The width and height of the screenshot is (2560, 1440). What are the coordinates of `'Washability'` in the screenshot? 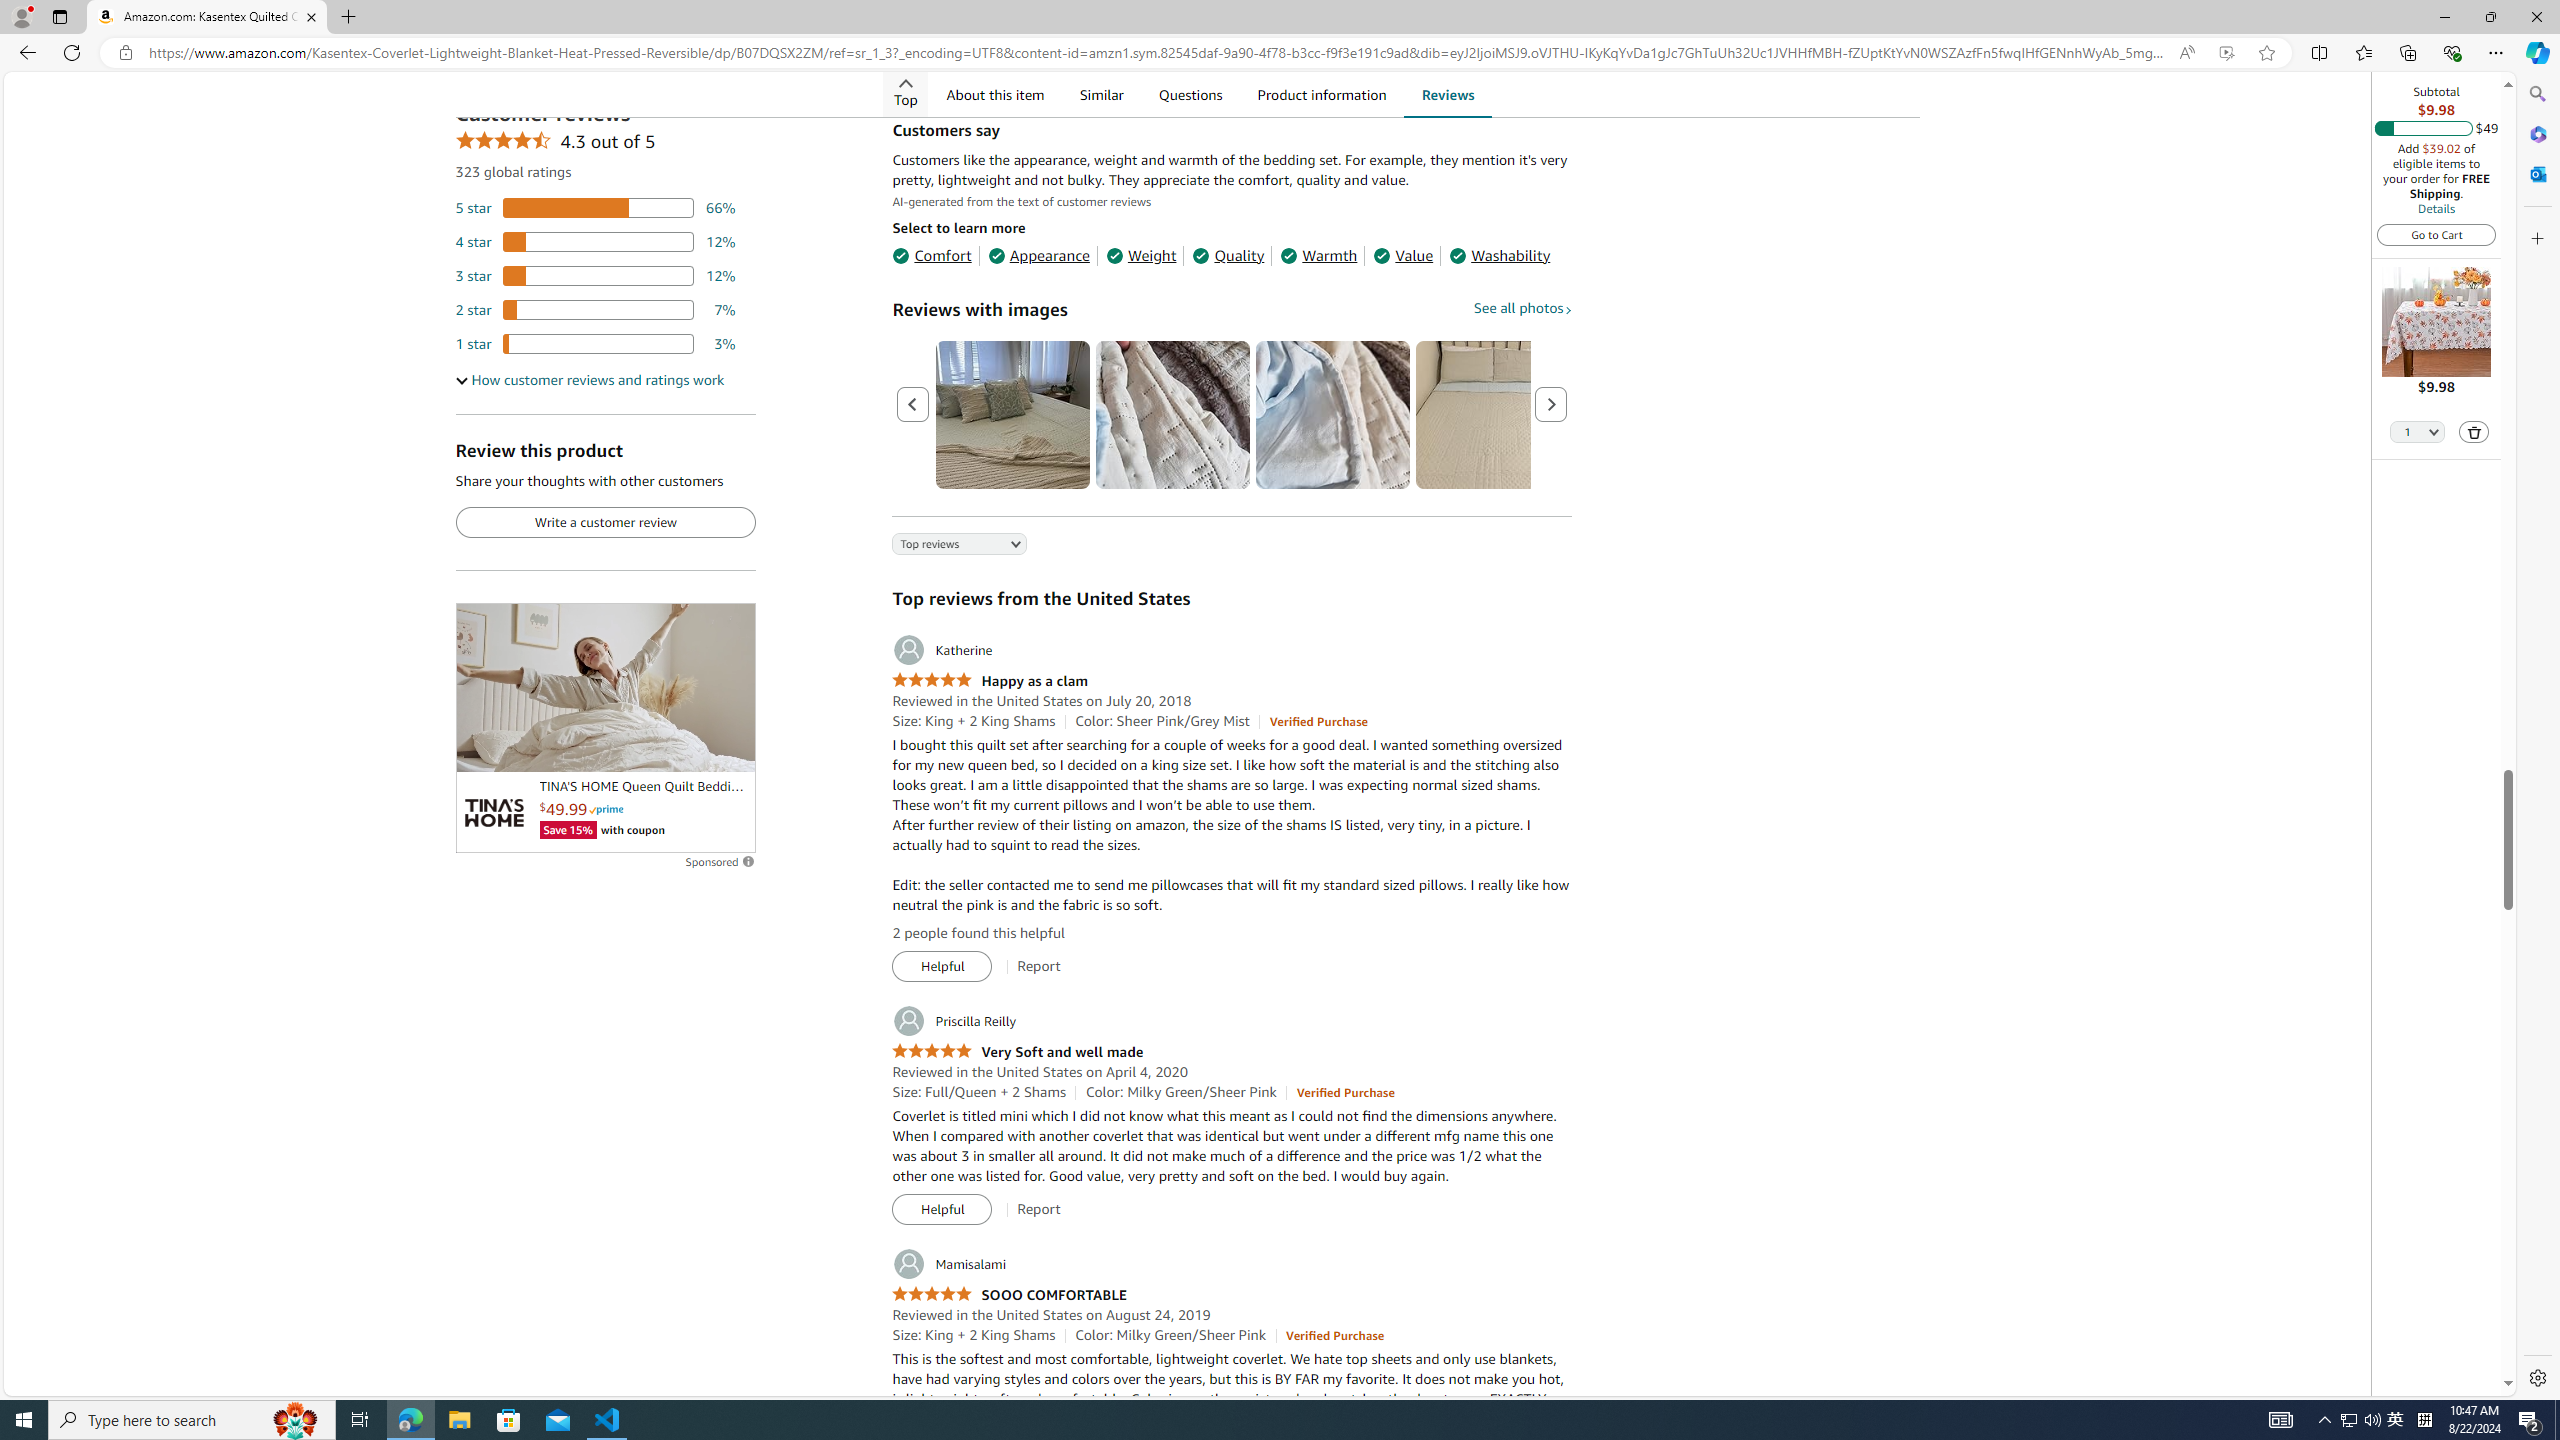 It's located at (1500, 254).